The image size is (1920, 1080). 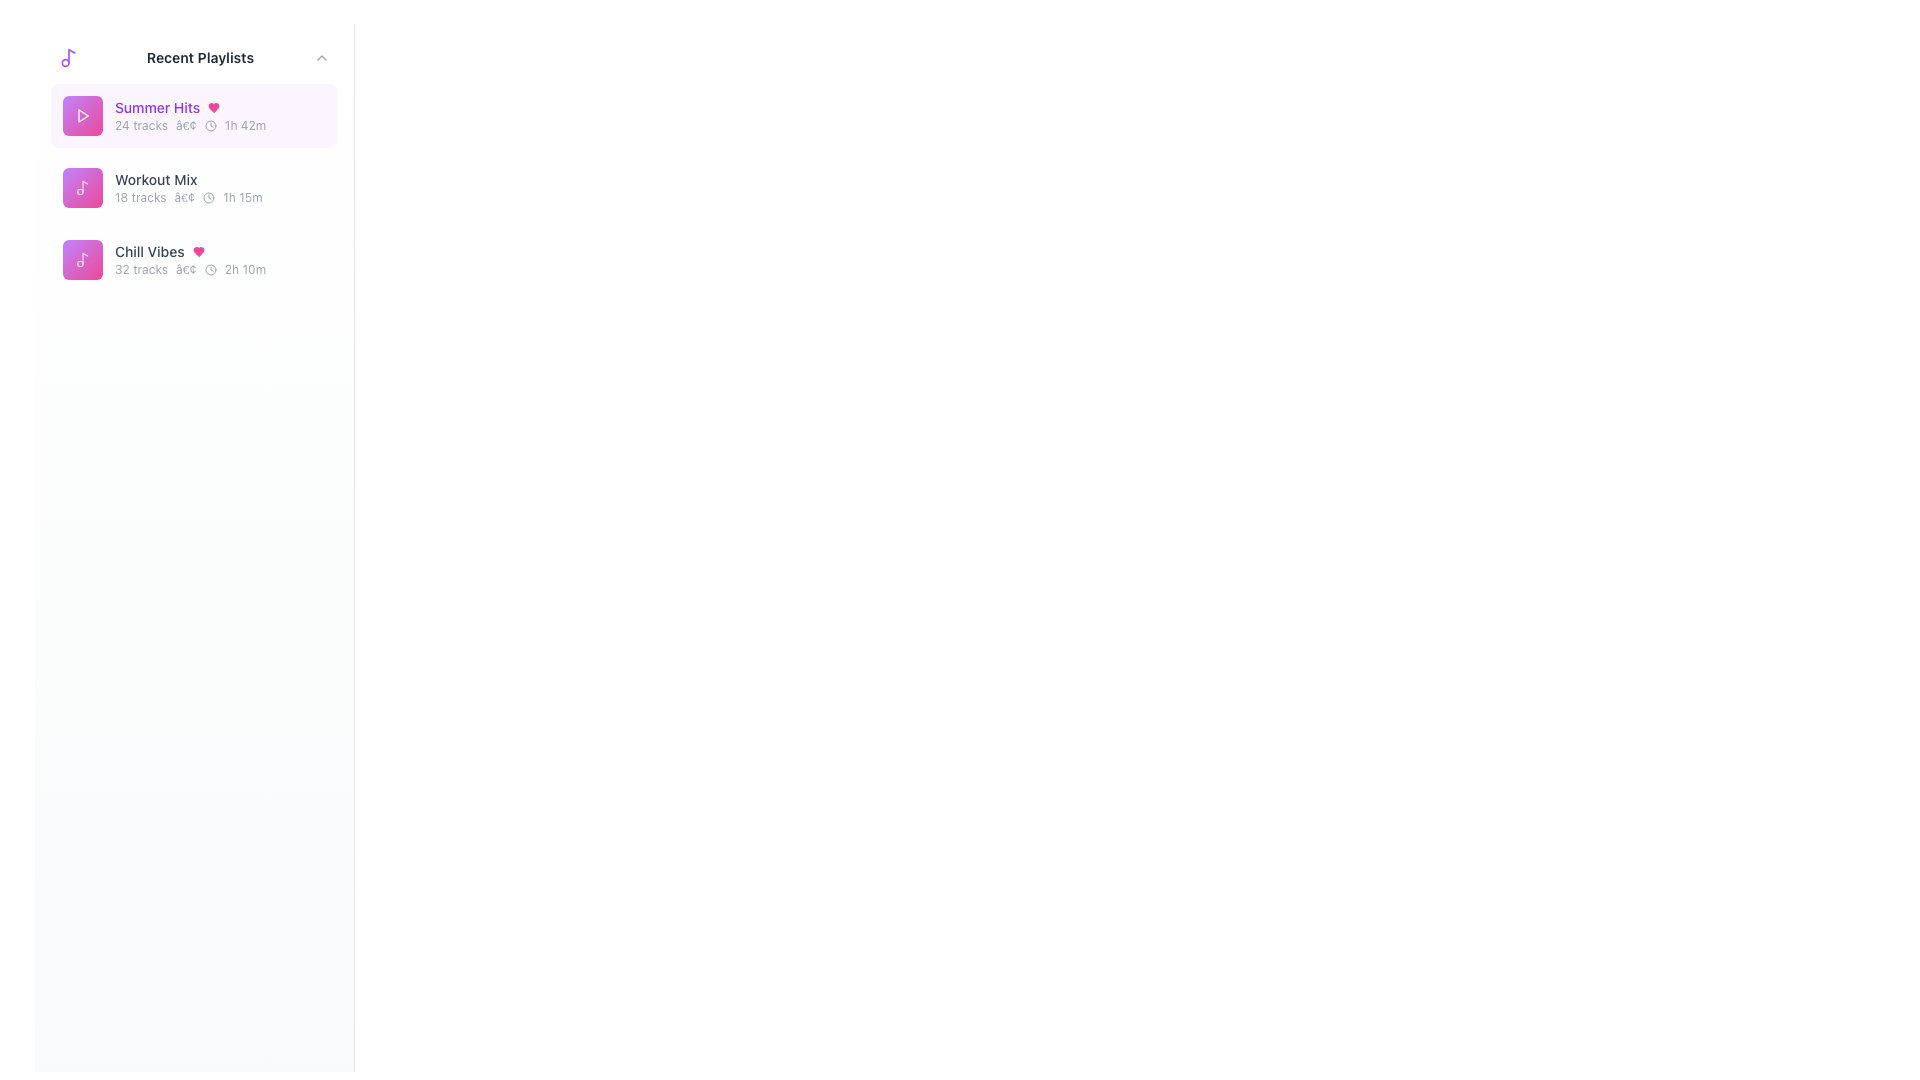 What do you see at coordinates (209, 197) in the screenshot?
I see `the circular base of the clock icon located next to the 'Workout Mix' playlist entry, which follows the text '1h 15m'` at bounding box center [209, 197].